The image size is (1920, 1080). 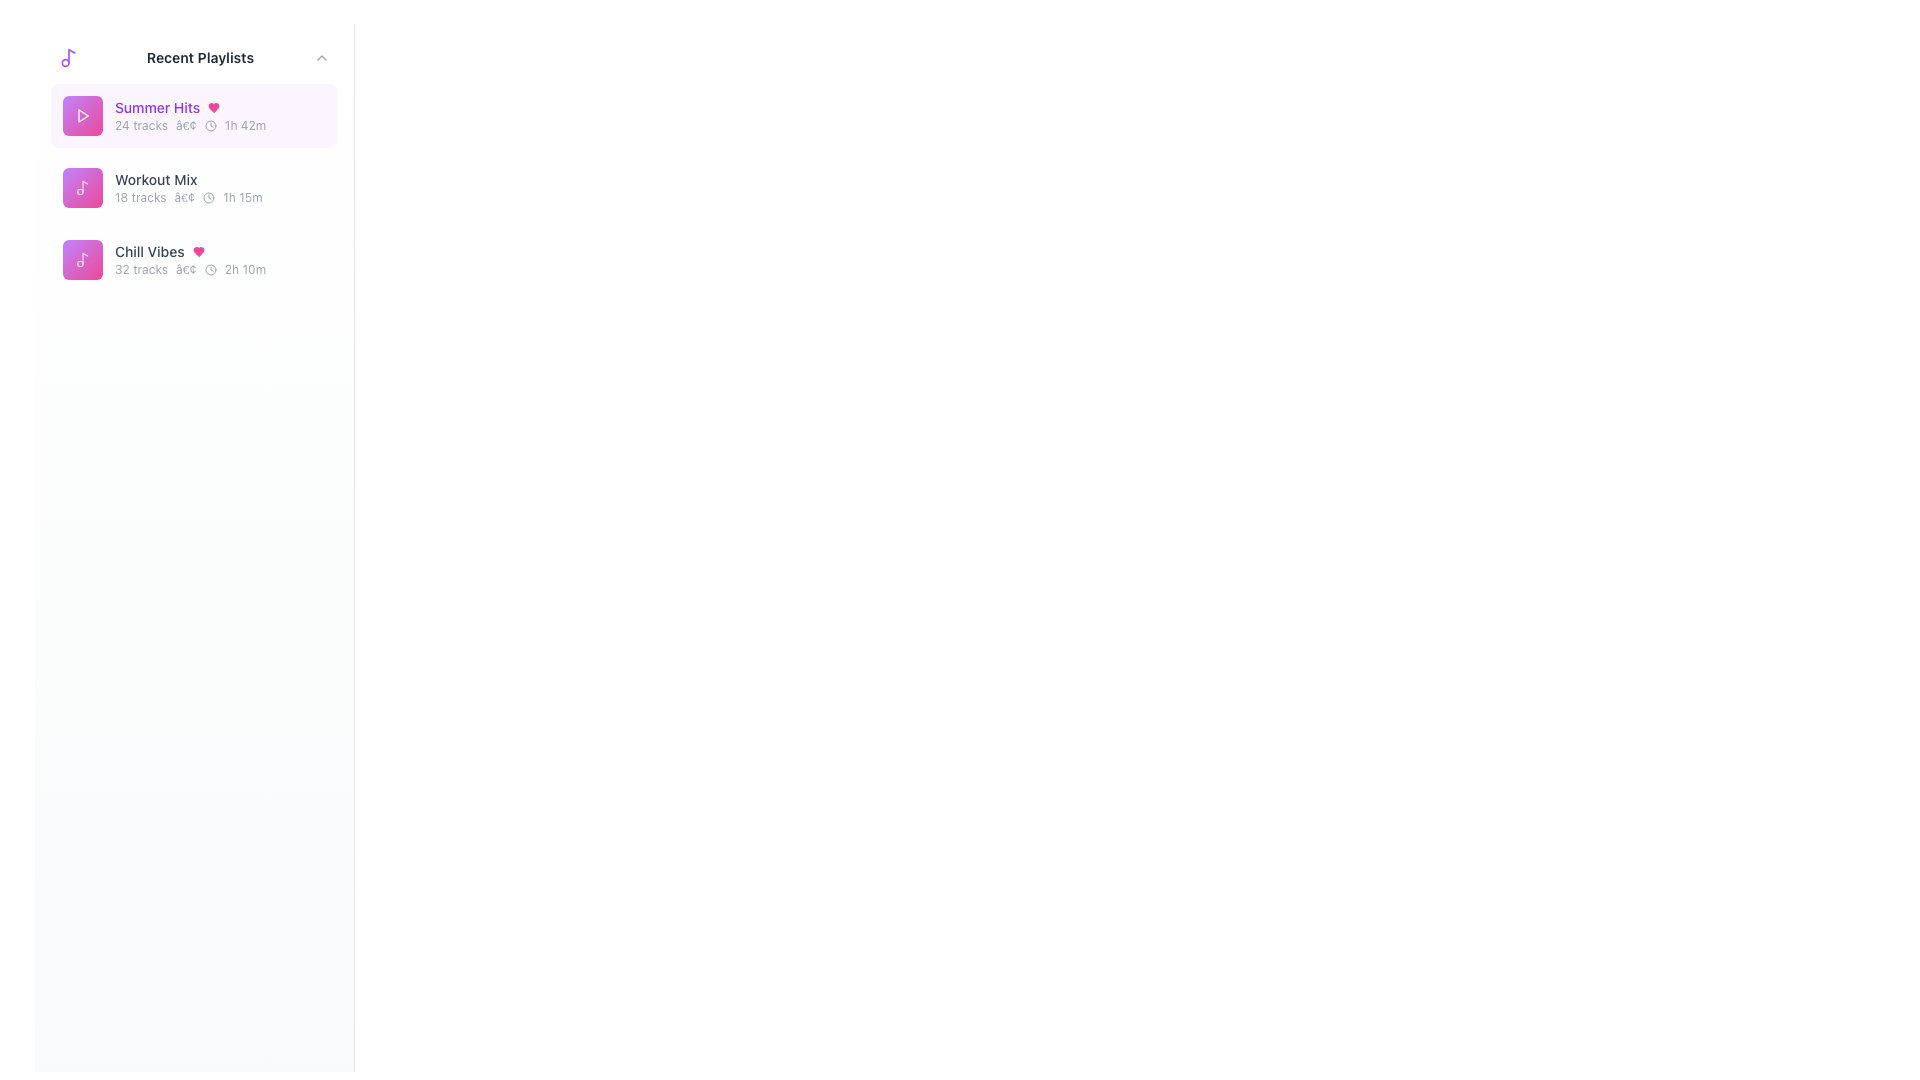 What do you see at coordinates (209, 197) in the screenshot?
I see `the circular base of the clock icon located next to the 'Workout Mix' playlist entry, which follows the text '1h 15m'` at bounding box center [209, 197].